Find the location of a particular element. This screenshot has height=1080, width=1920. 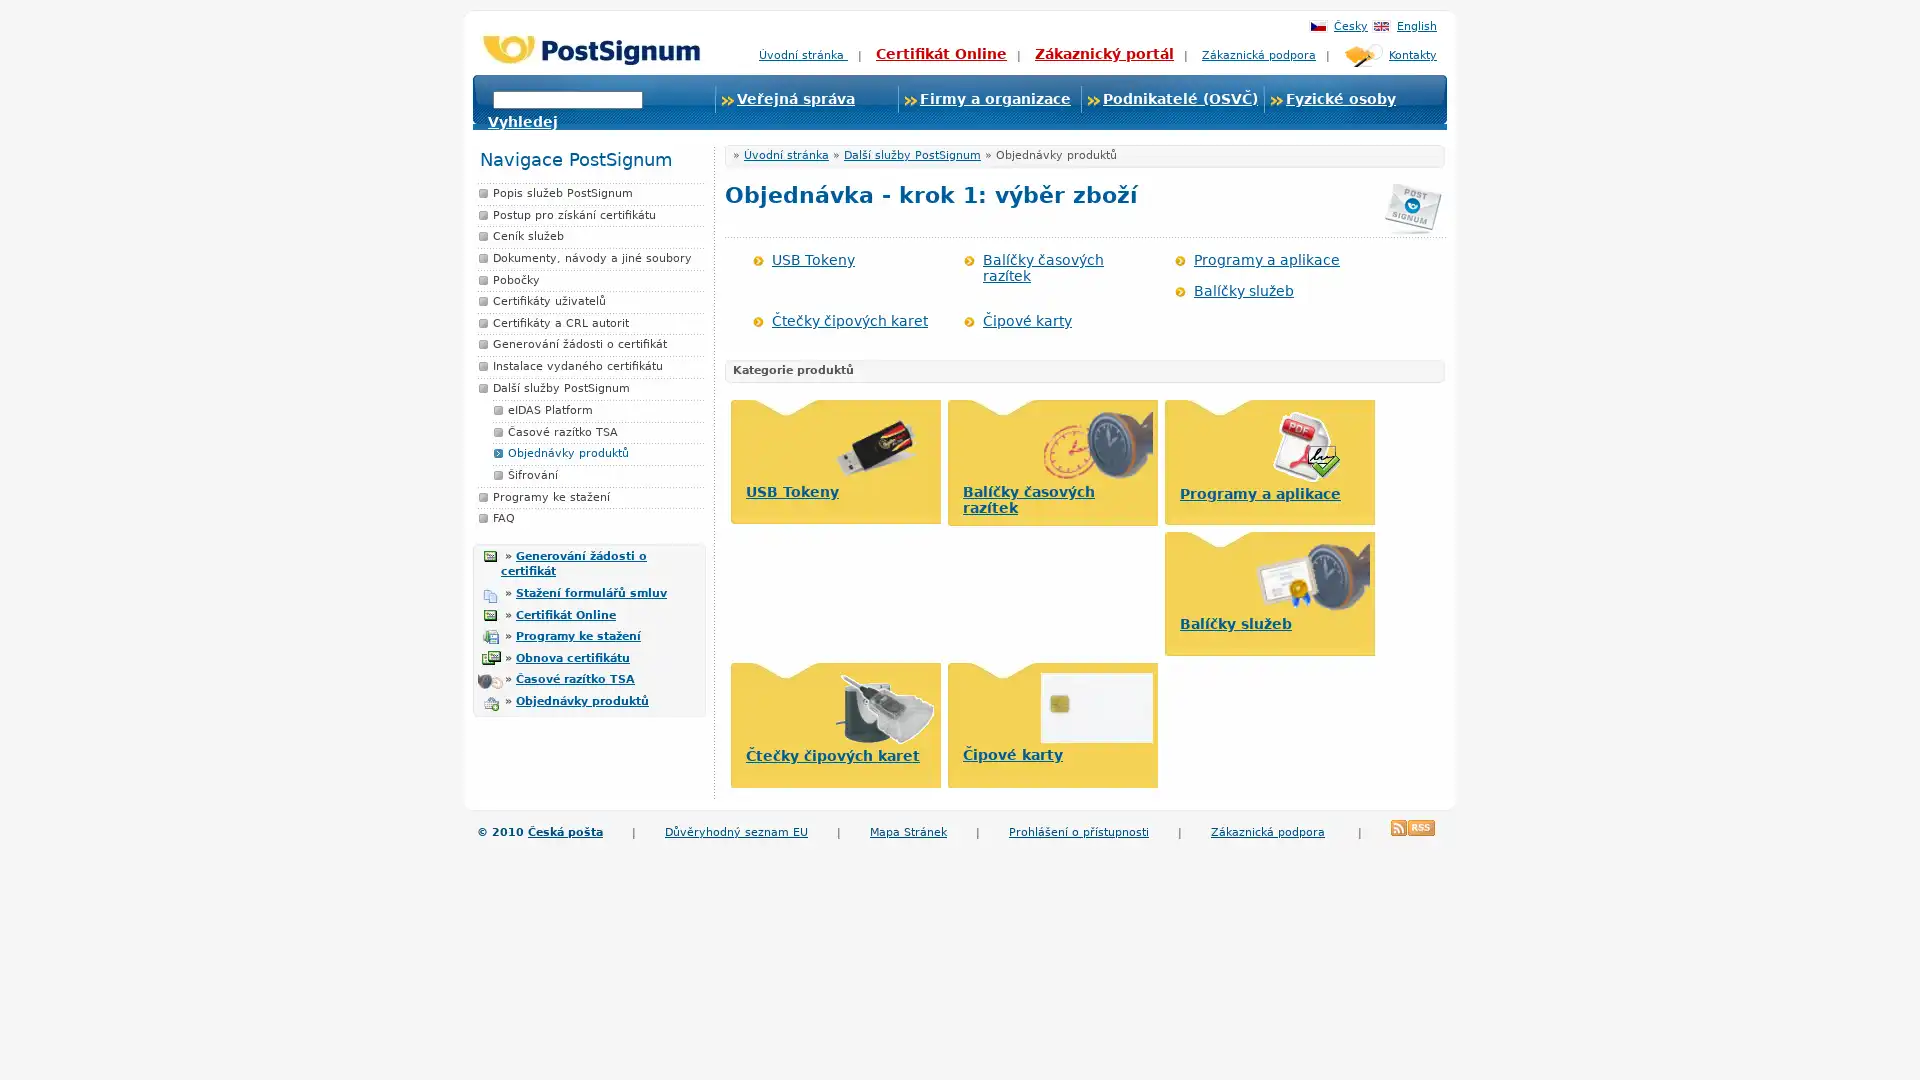

Vyhledej is located at coordinates (523, 122).